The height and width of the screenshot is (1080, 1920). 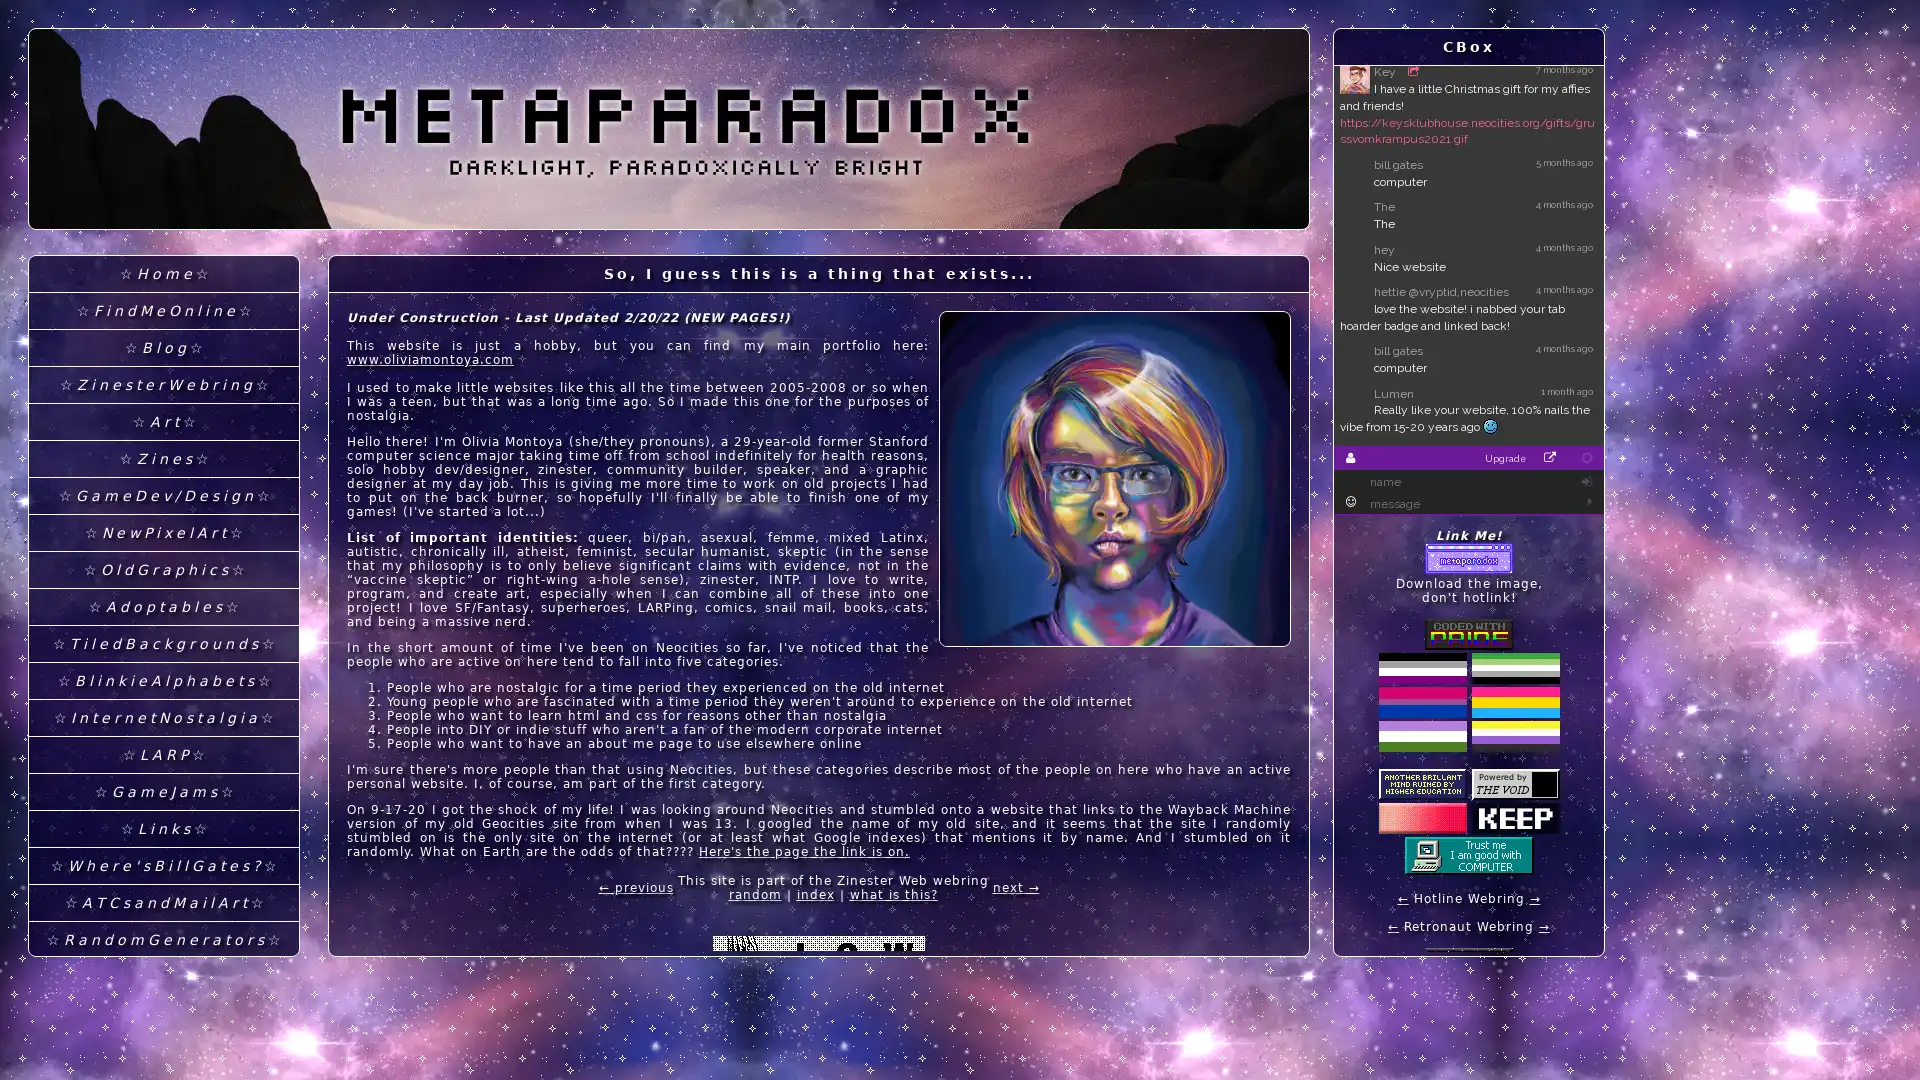 I want to click on L i n k s, so click(x=163, y=829).